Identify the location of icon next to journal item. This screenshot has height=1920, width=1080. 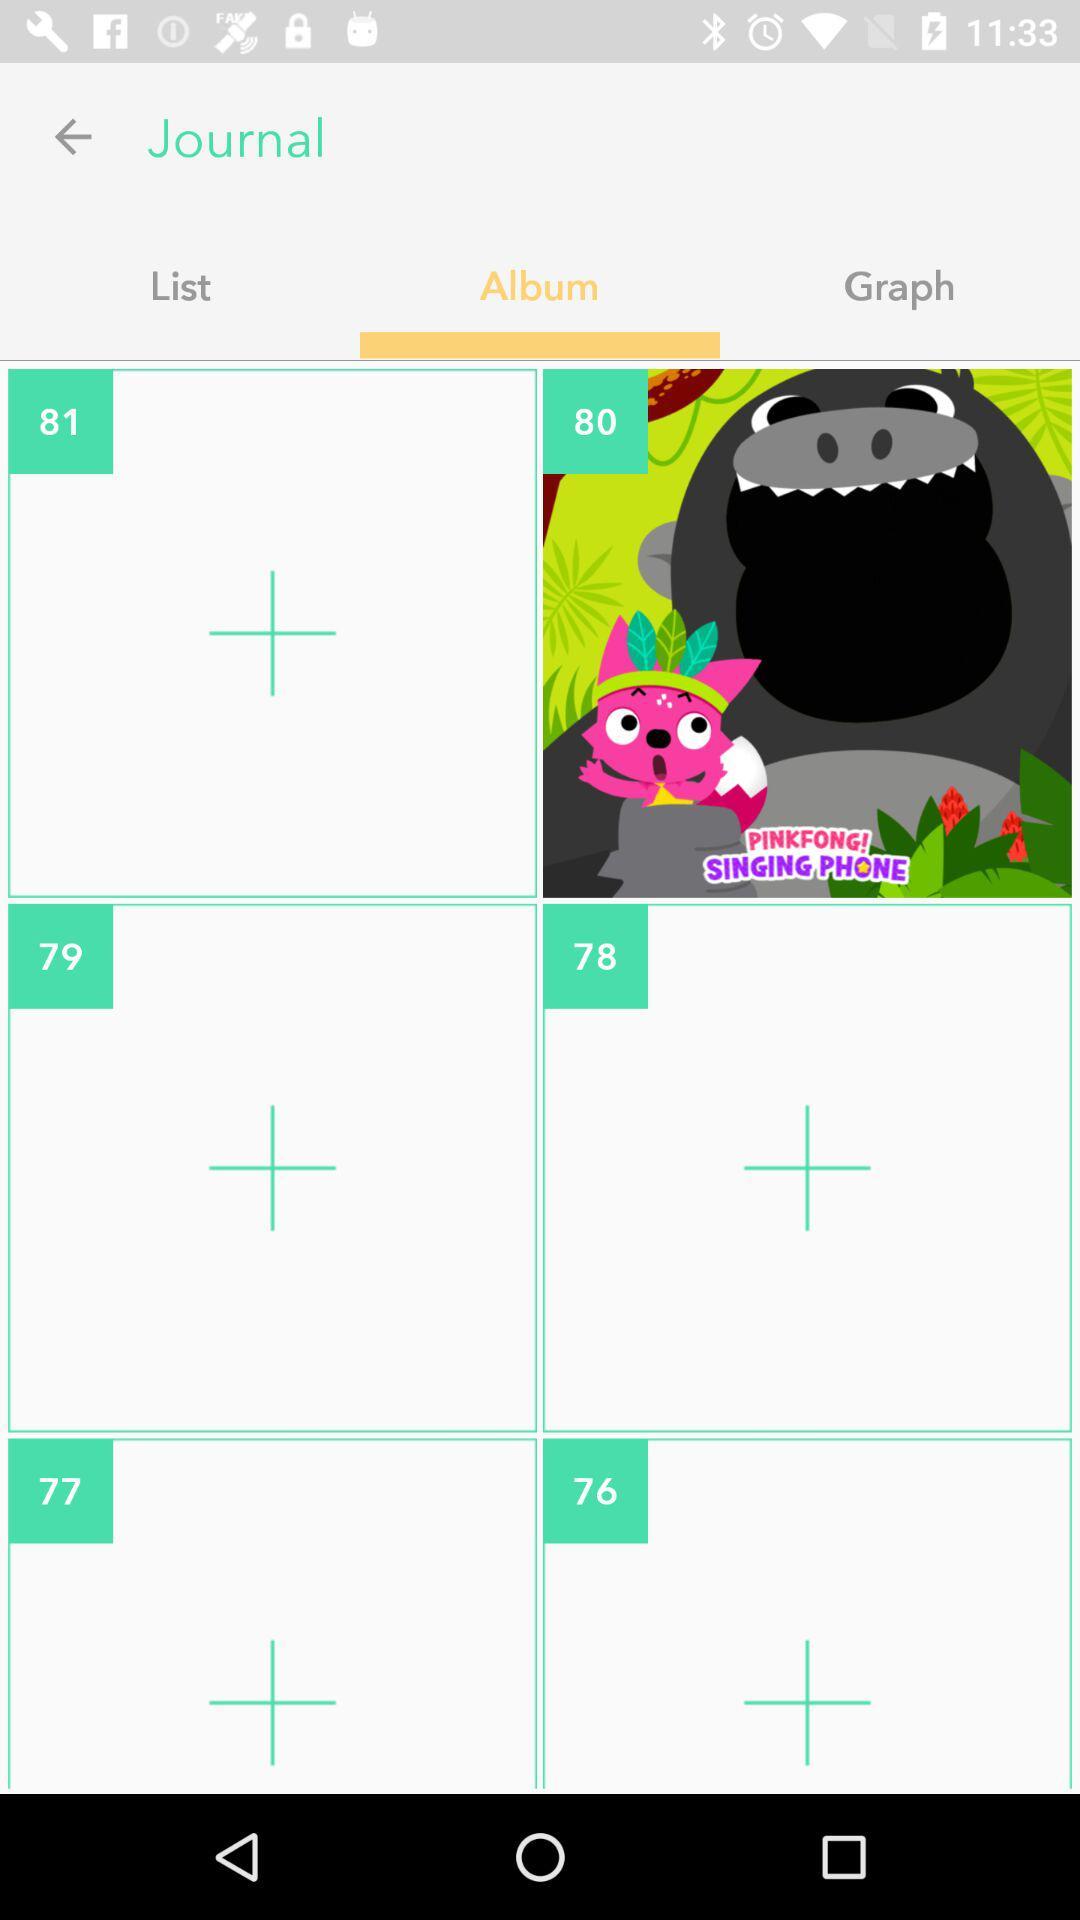
(72, 135).